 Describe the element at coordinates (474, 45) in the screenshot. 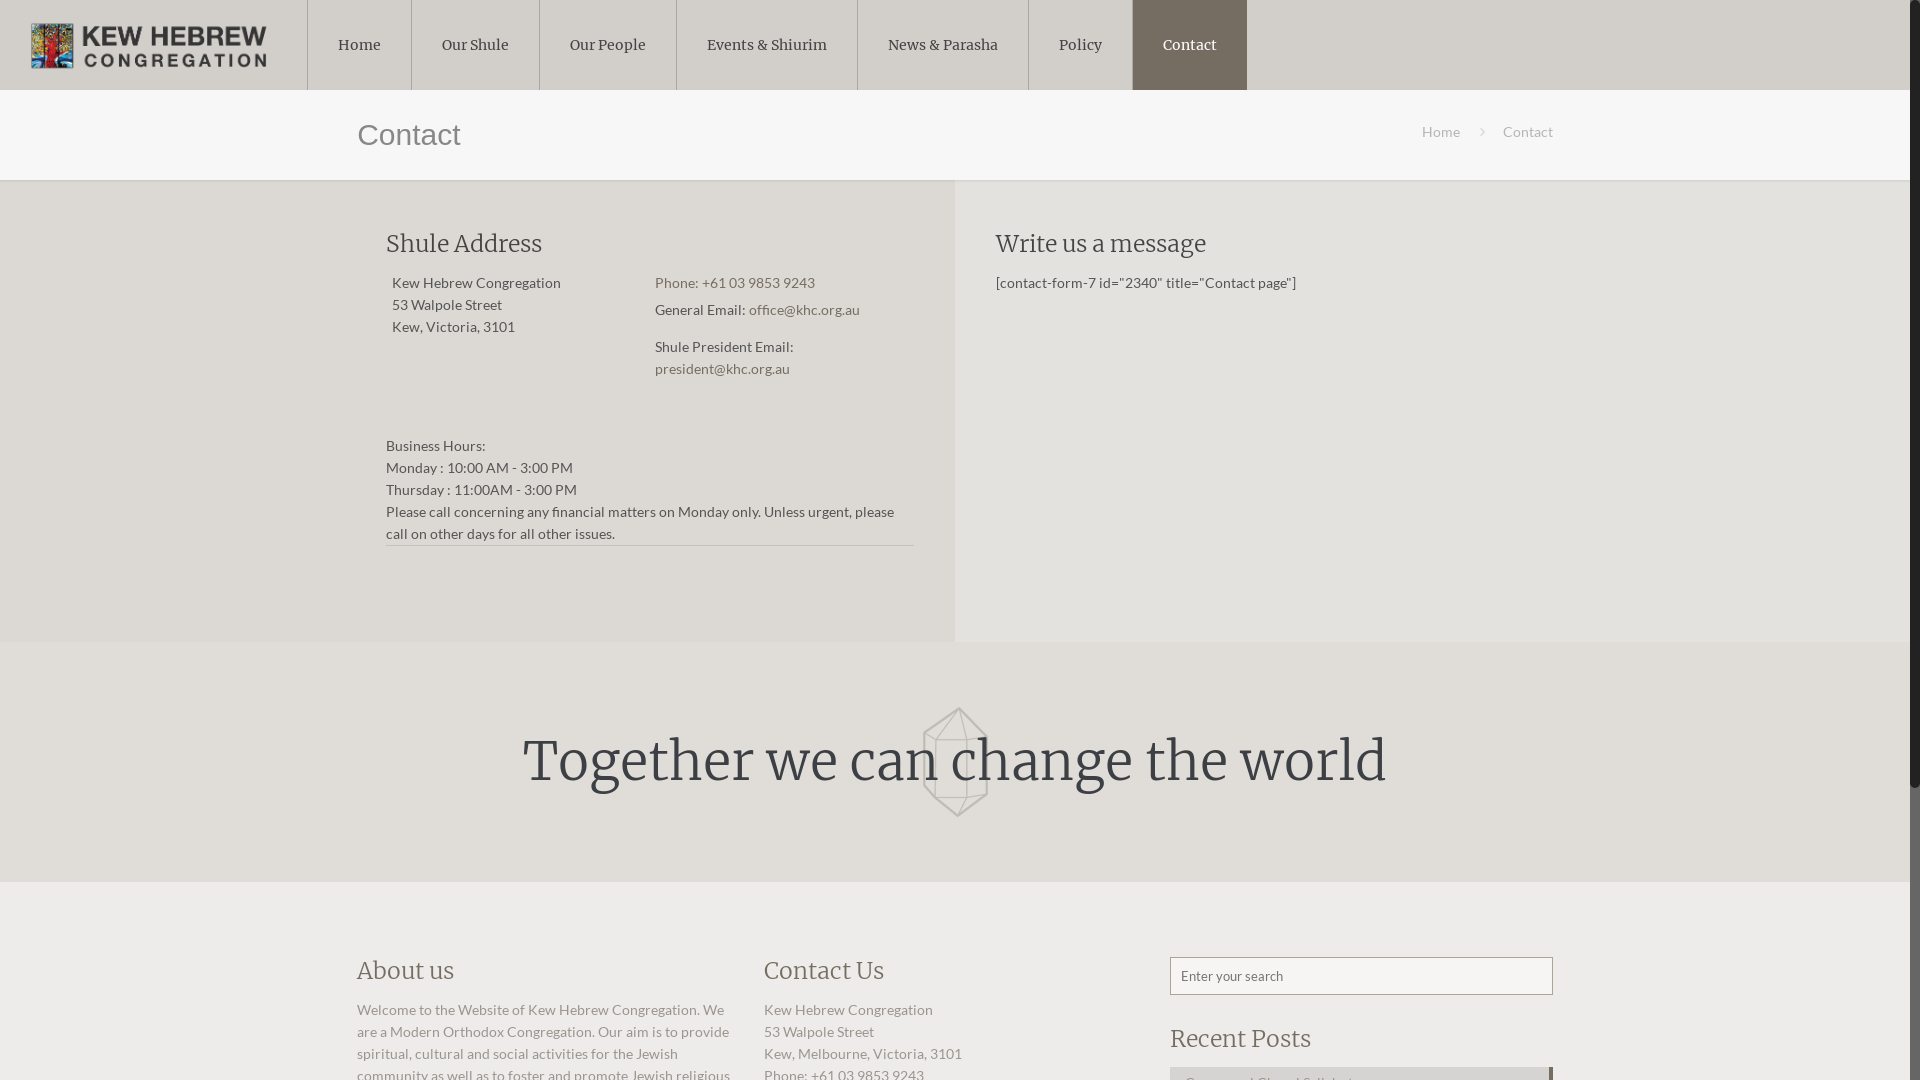

I see `'Our Shule'` at that location.